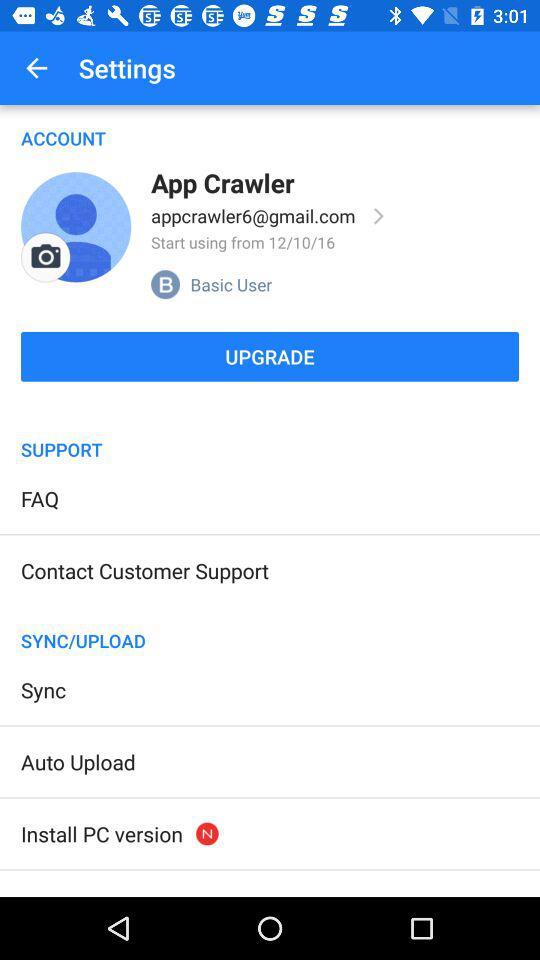 The height and width of the screenshot is (960, 540). I want to click on the start using from icon, so click(243, 241).